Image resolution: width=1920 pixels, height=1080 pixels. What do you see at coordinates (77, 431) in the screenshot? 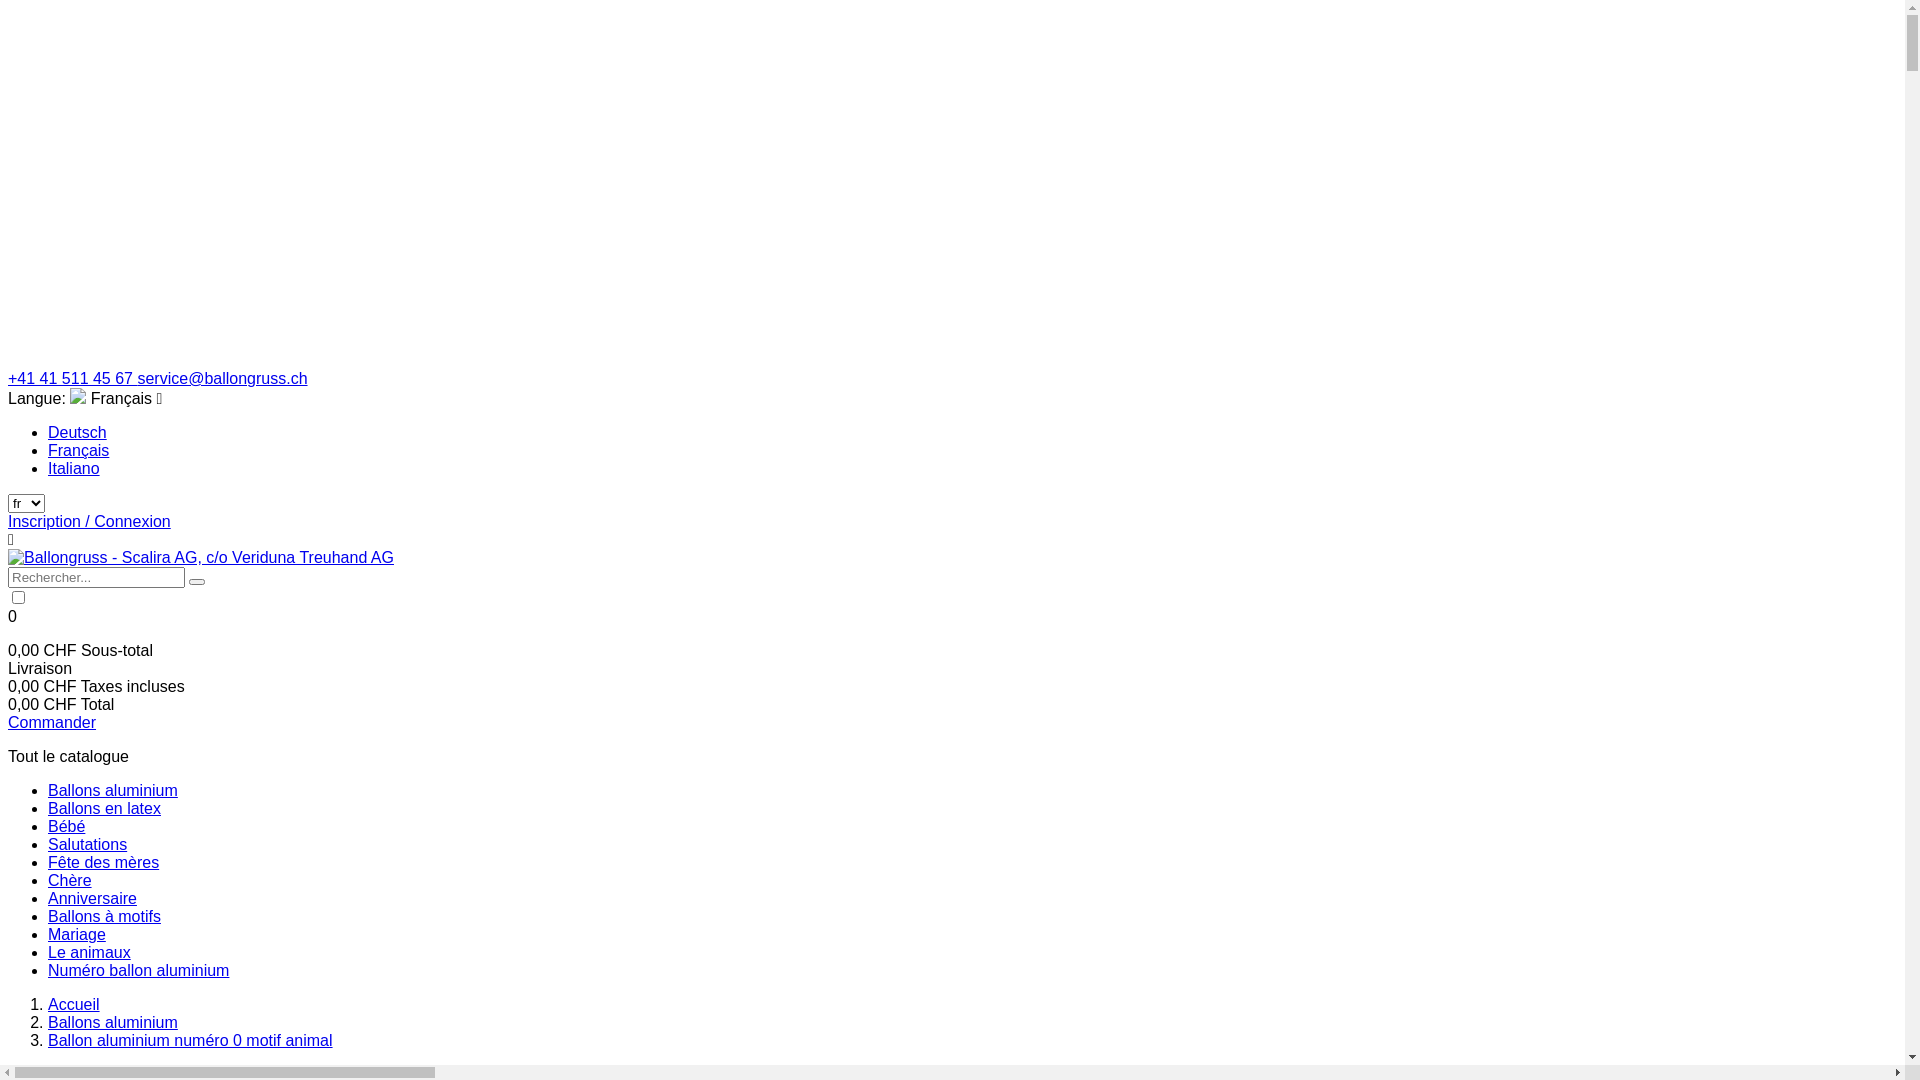
I see `'Deutsch'` at bounding box center [77, 431].